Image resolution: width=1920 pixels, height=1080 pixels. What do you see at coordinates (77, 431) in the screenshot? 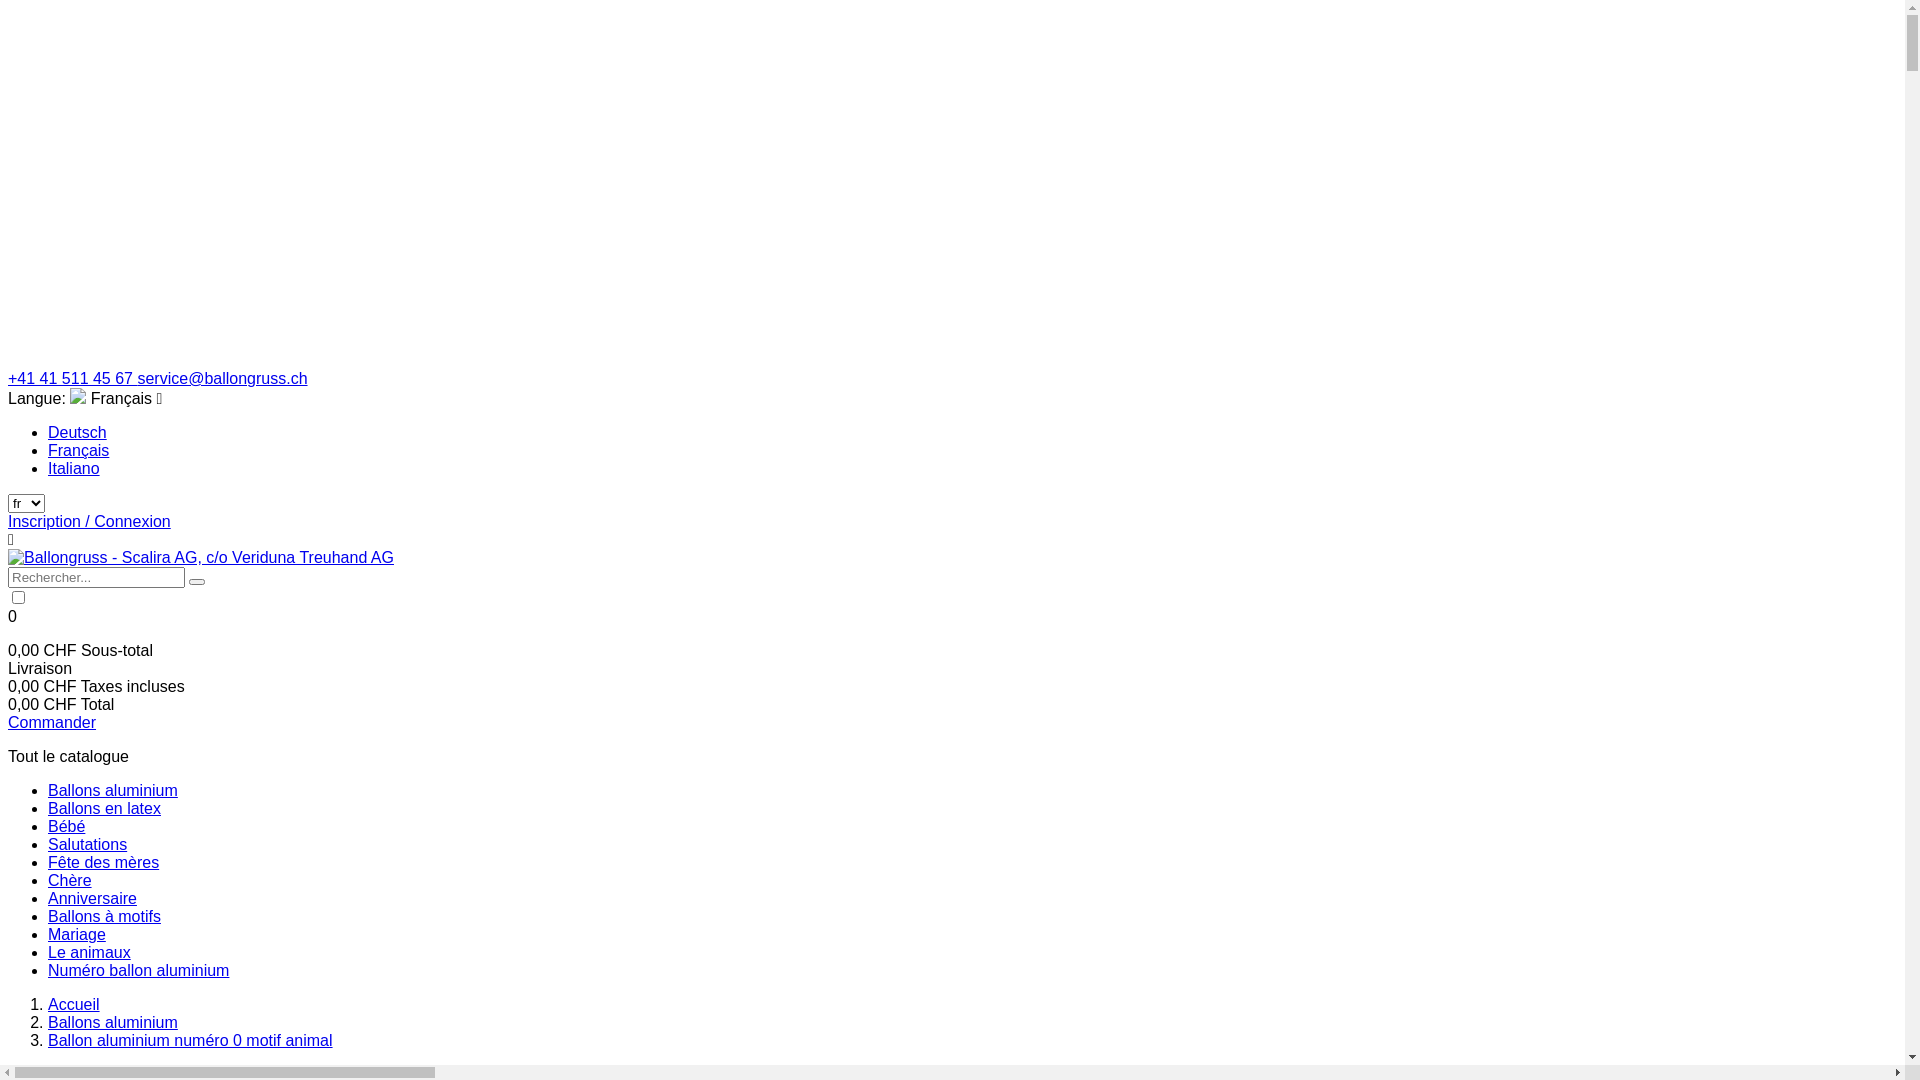
I see `'Deutsch'` at bounding box center [77, 431].